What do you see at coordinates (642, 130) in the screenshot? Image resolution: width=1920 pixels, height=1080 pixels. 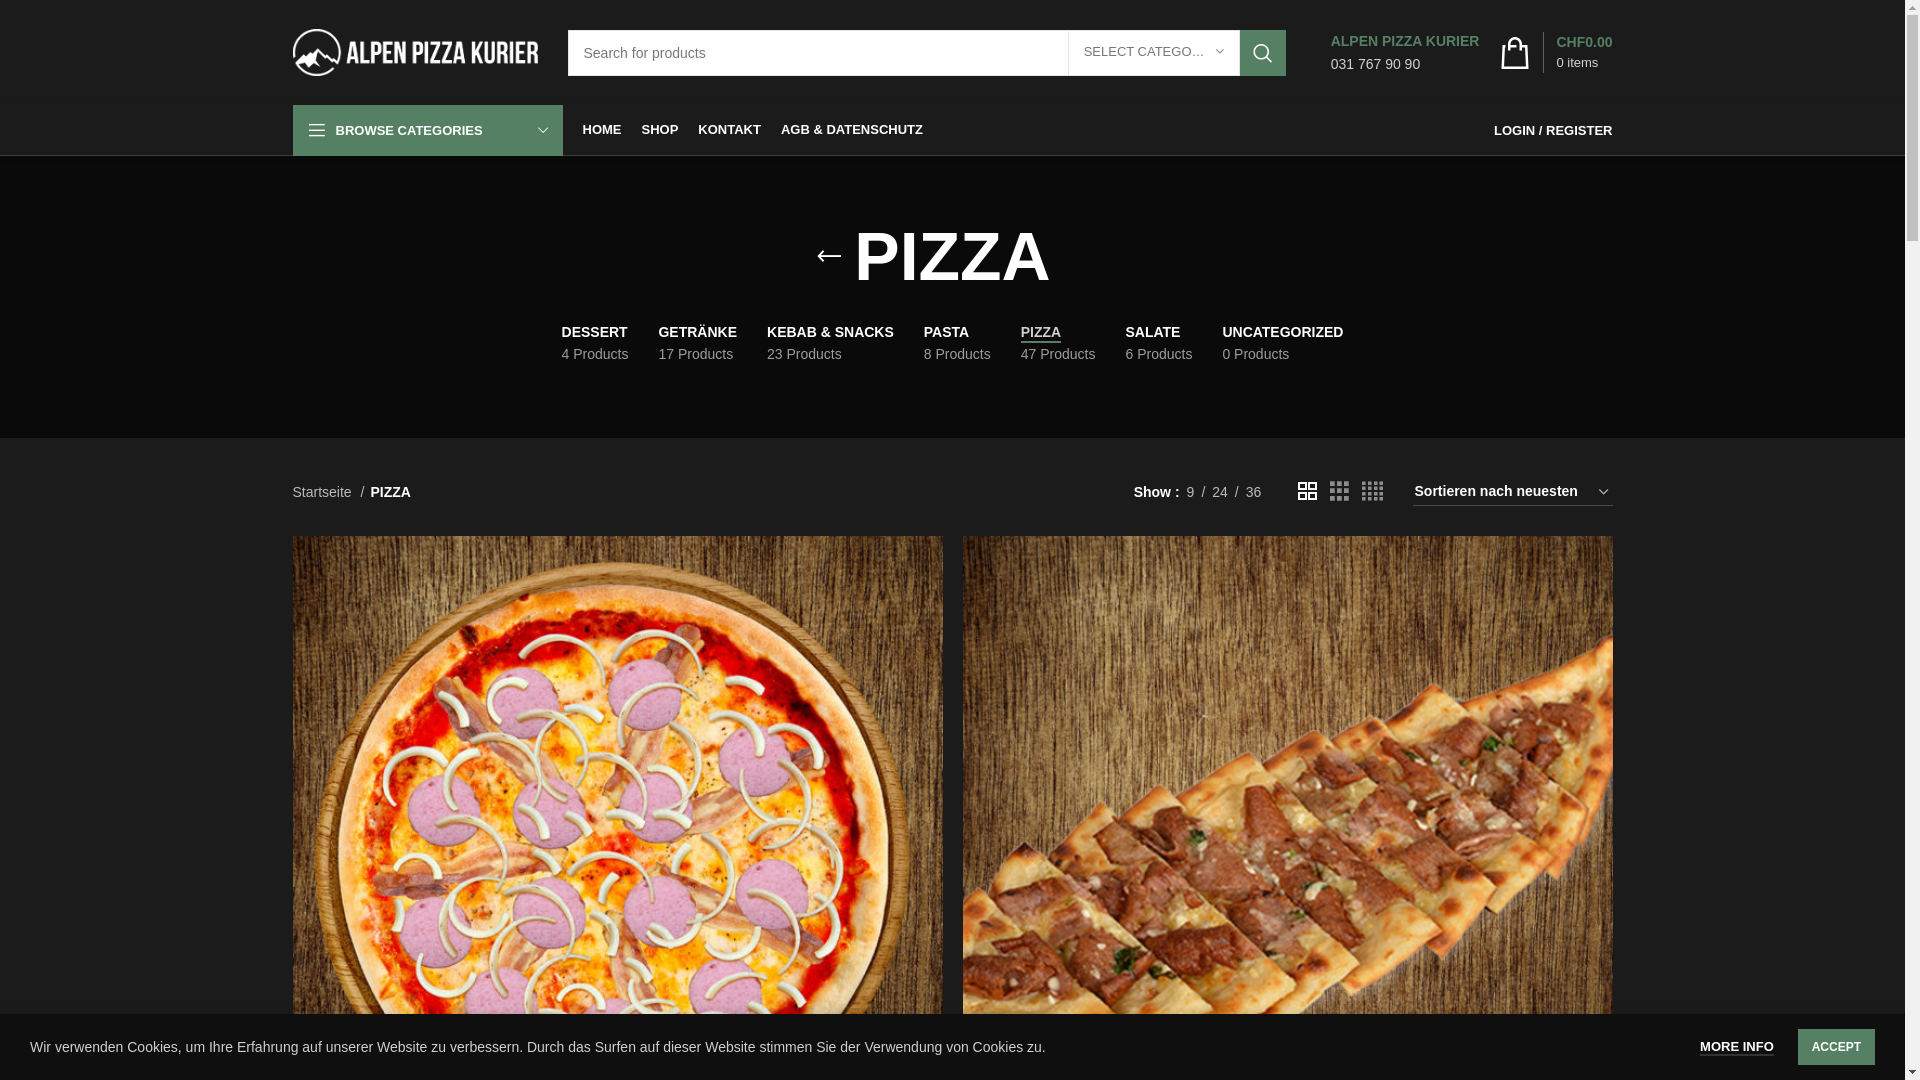 I see `'SHOP'` at bounding box center [642, 130].